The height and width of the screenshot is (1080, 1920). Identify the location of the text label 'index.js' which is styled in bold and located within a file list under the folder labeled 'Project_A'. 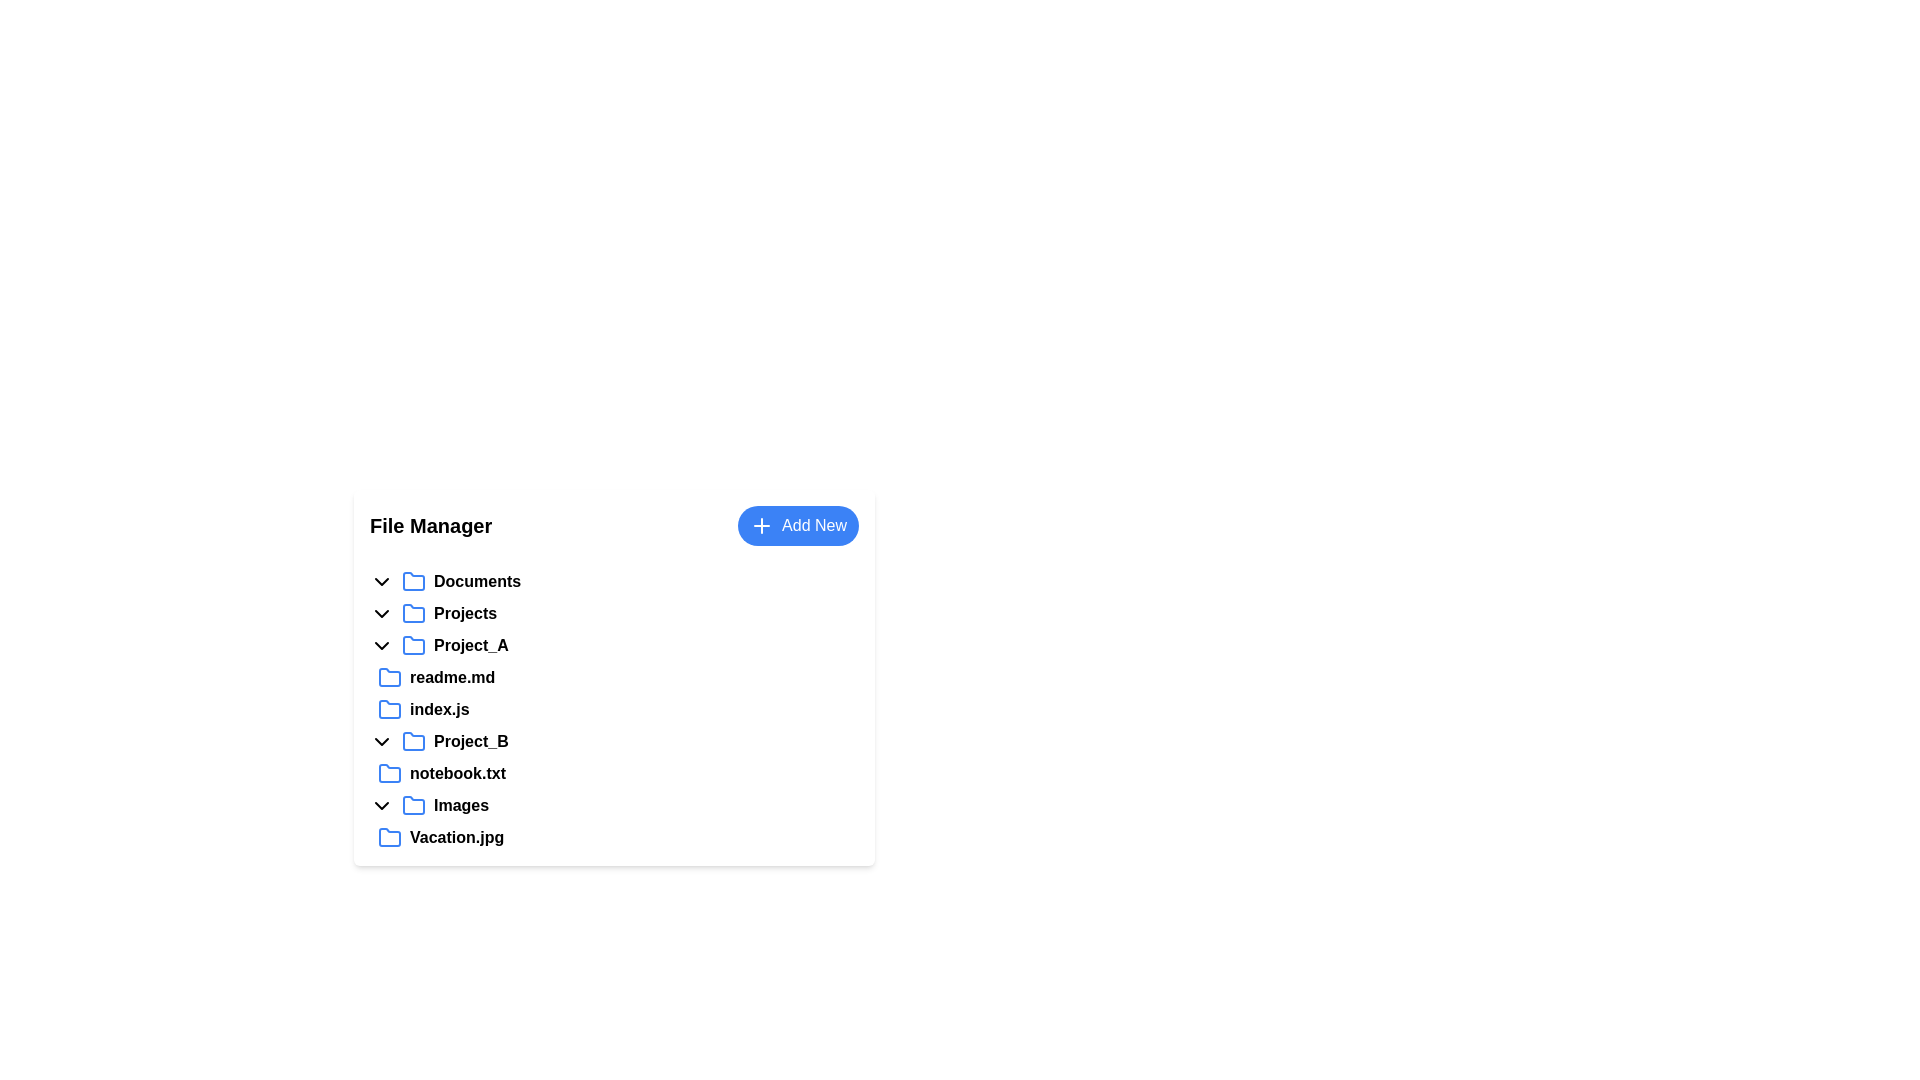
(438, 708).